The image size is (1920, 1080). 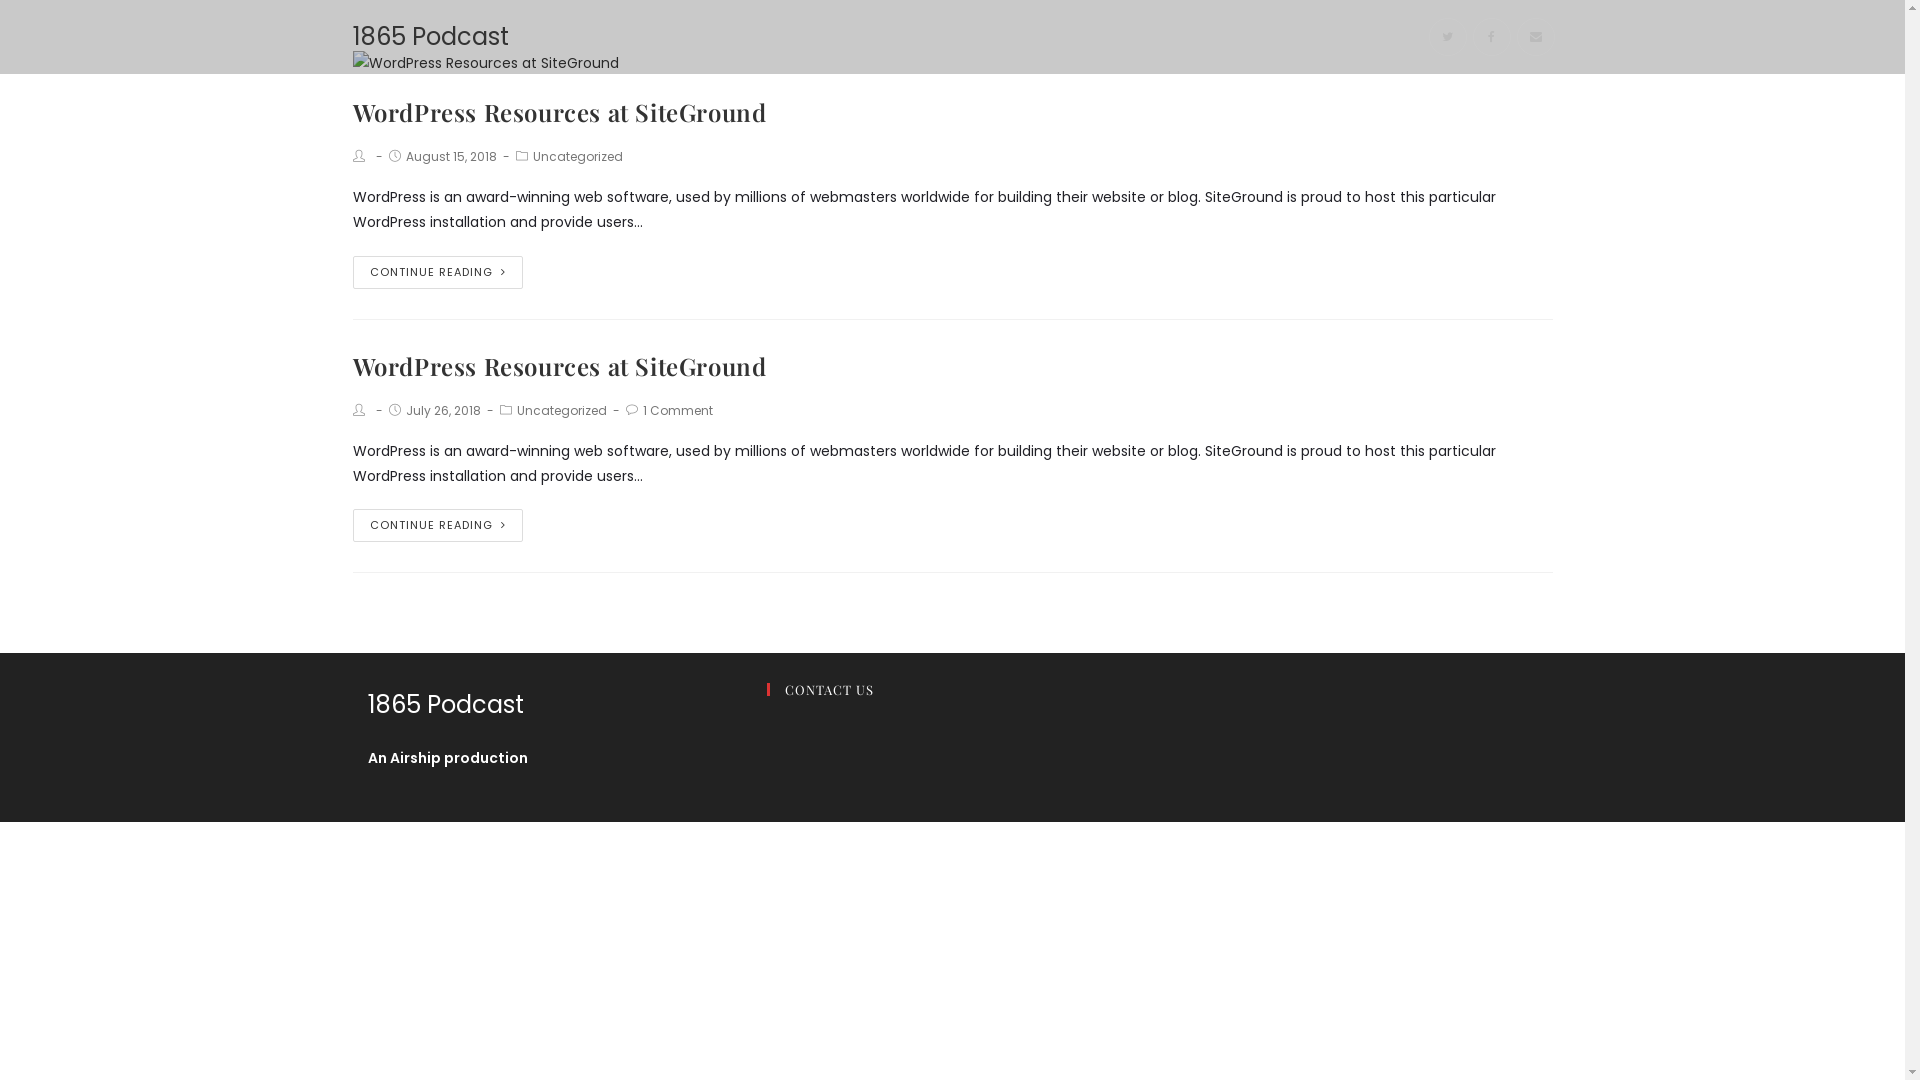 I want to click on '1865 Podcast', so click(x=351, y=36).